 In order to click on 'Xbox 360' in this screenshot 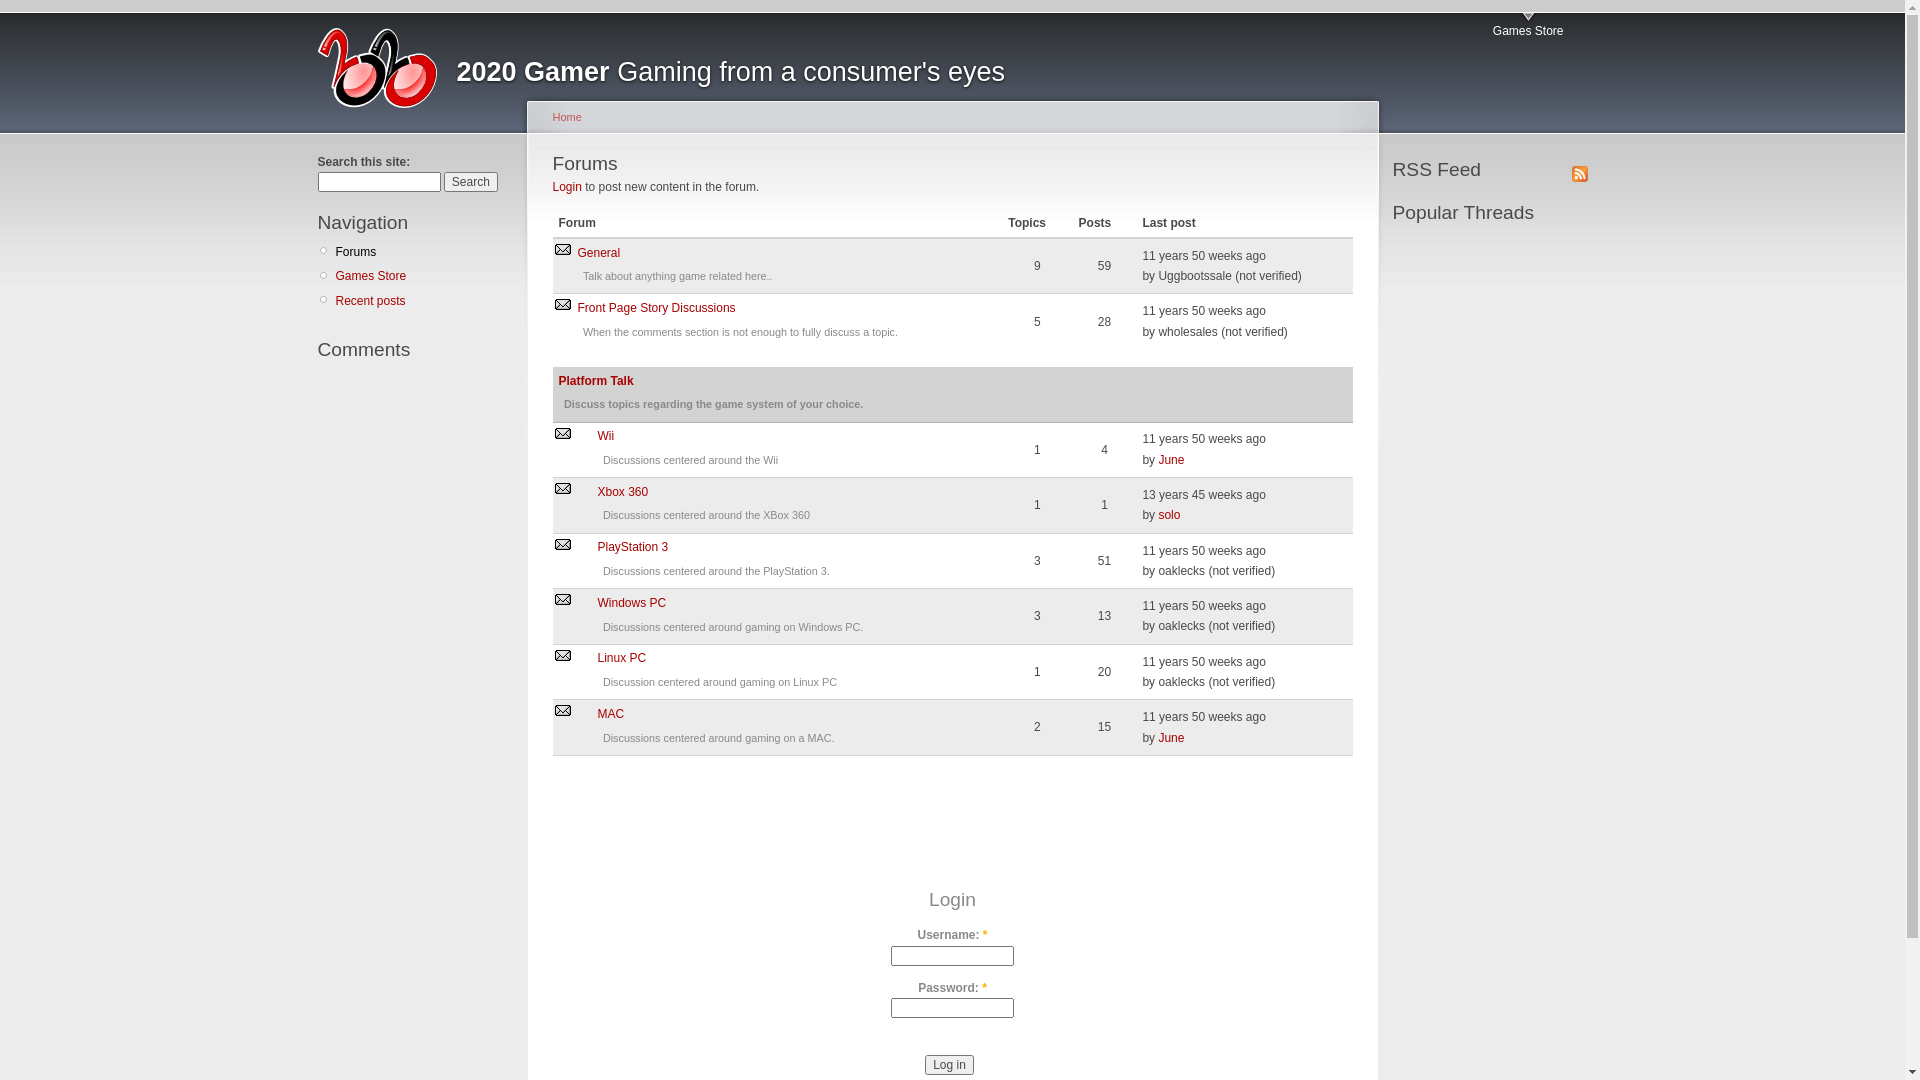, I will do `click(622, 492)`.